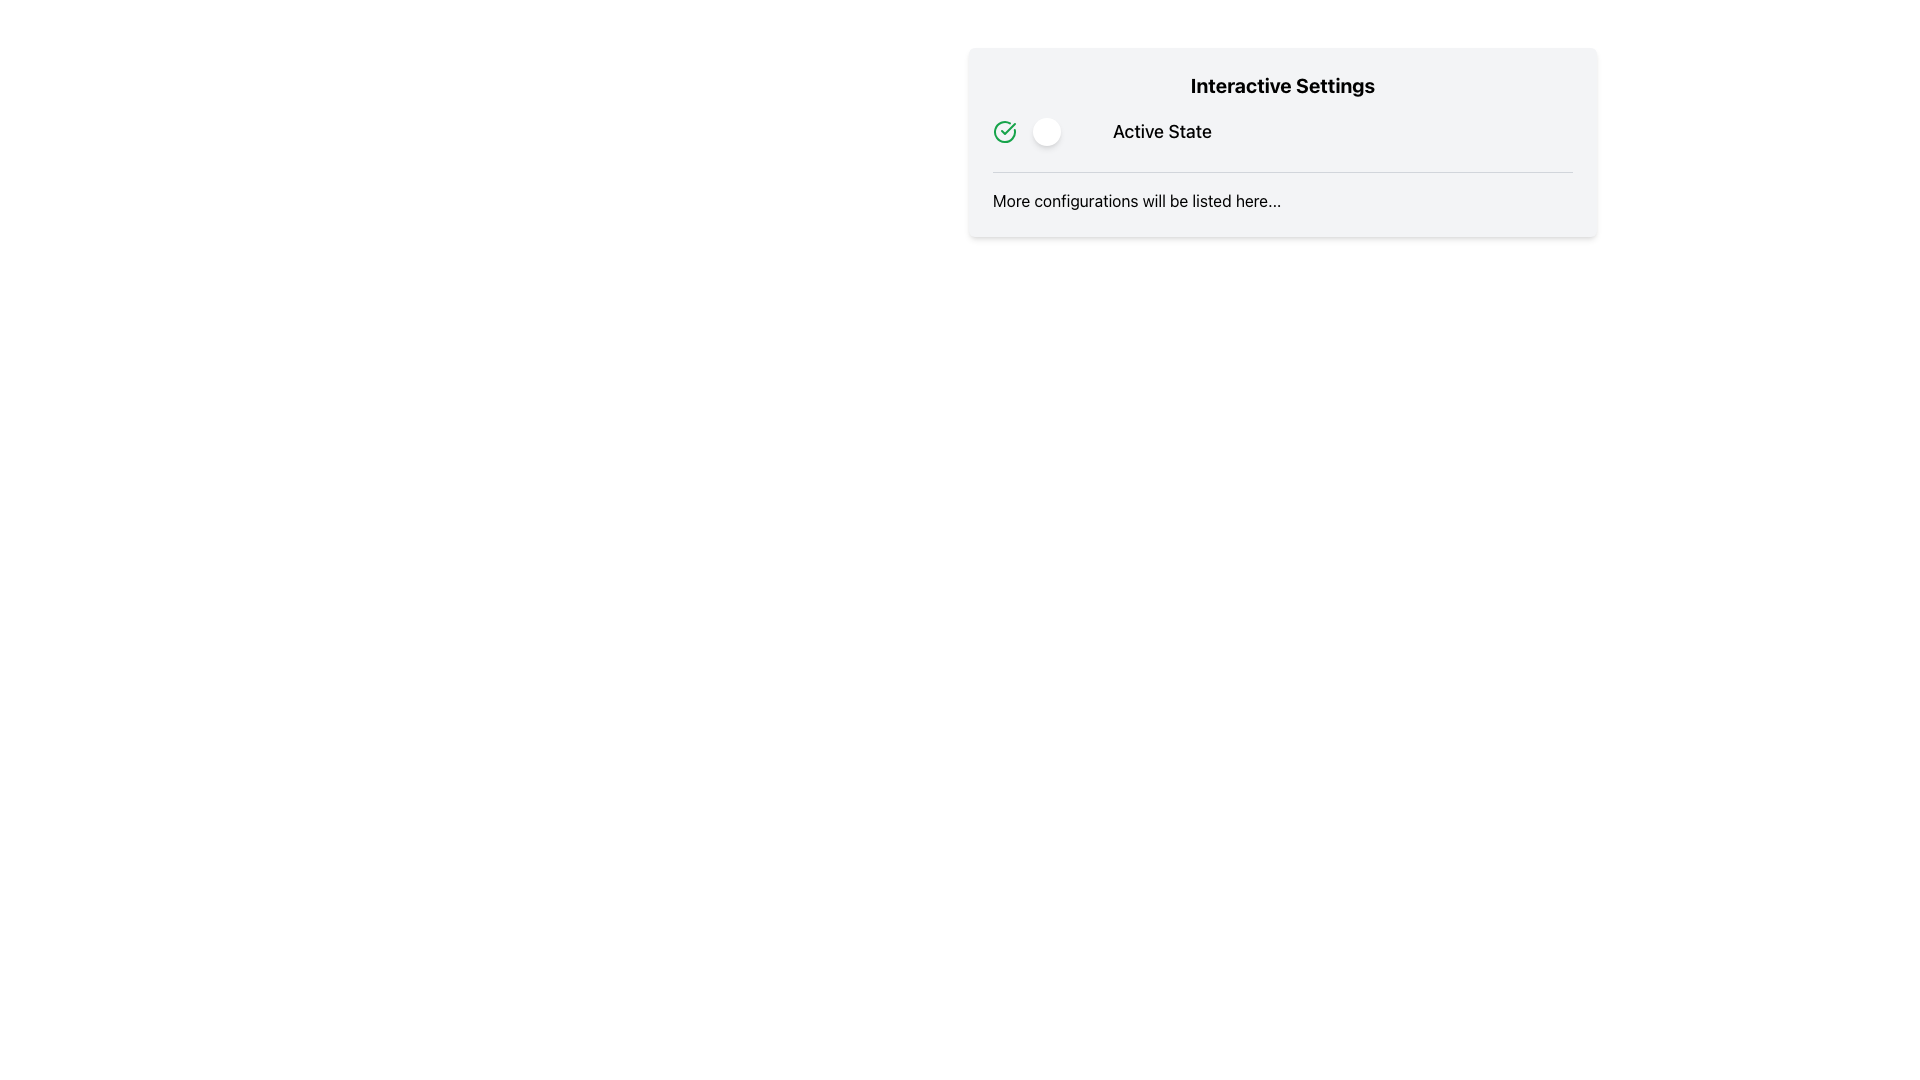  What do you see at coordinates (1282, 131) in the screenshot?
I see `the Toggle control located in the 'Interactive Settings' section to trigger the tooltip or visual feedback` at bounding box center [1282, 131].